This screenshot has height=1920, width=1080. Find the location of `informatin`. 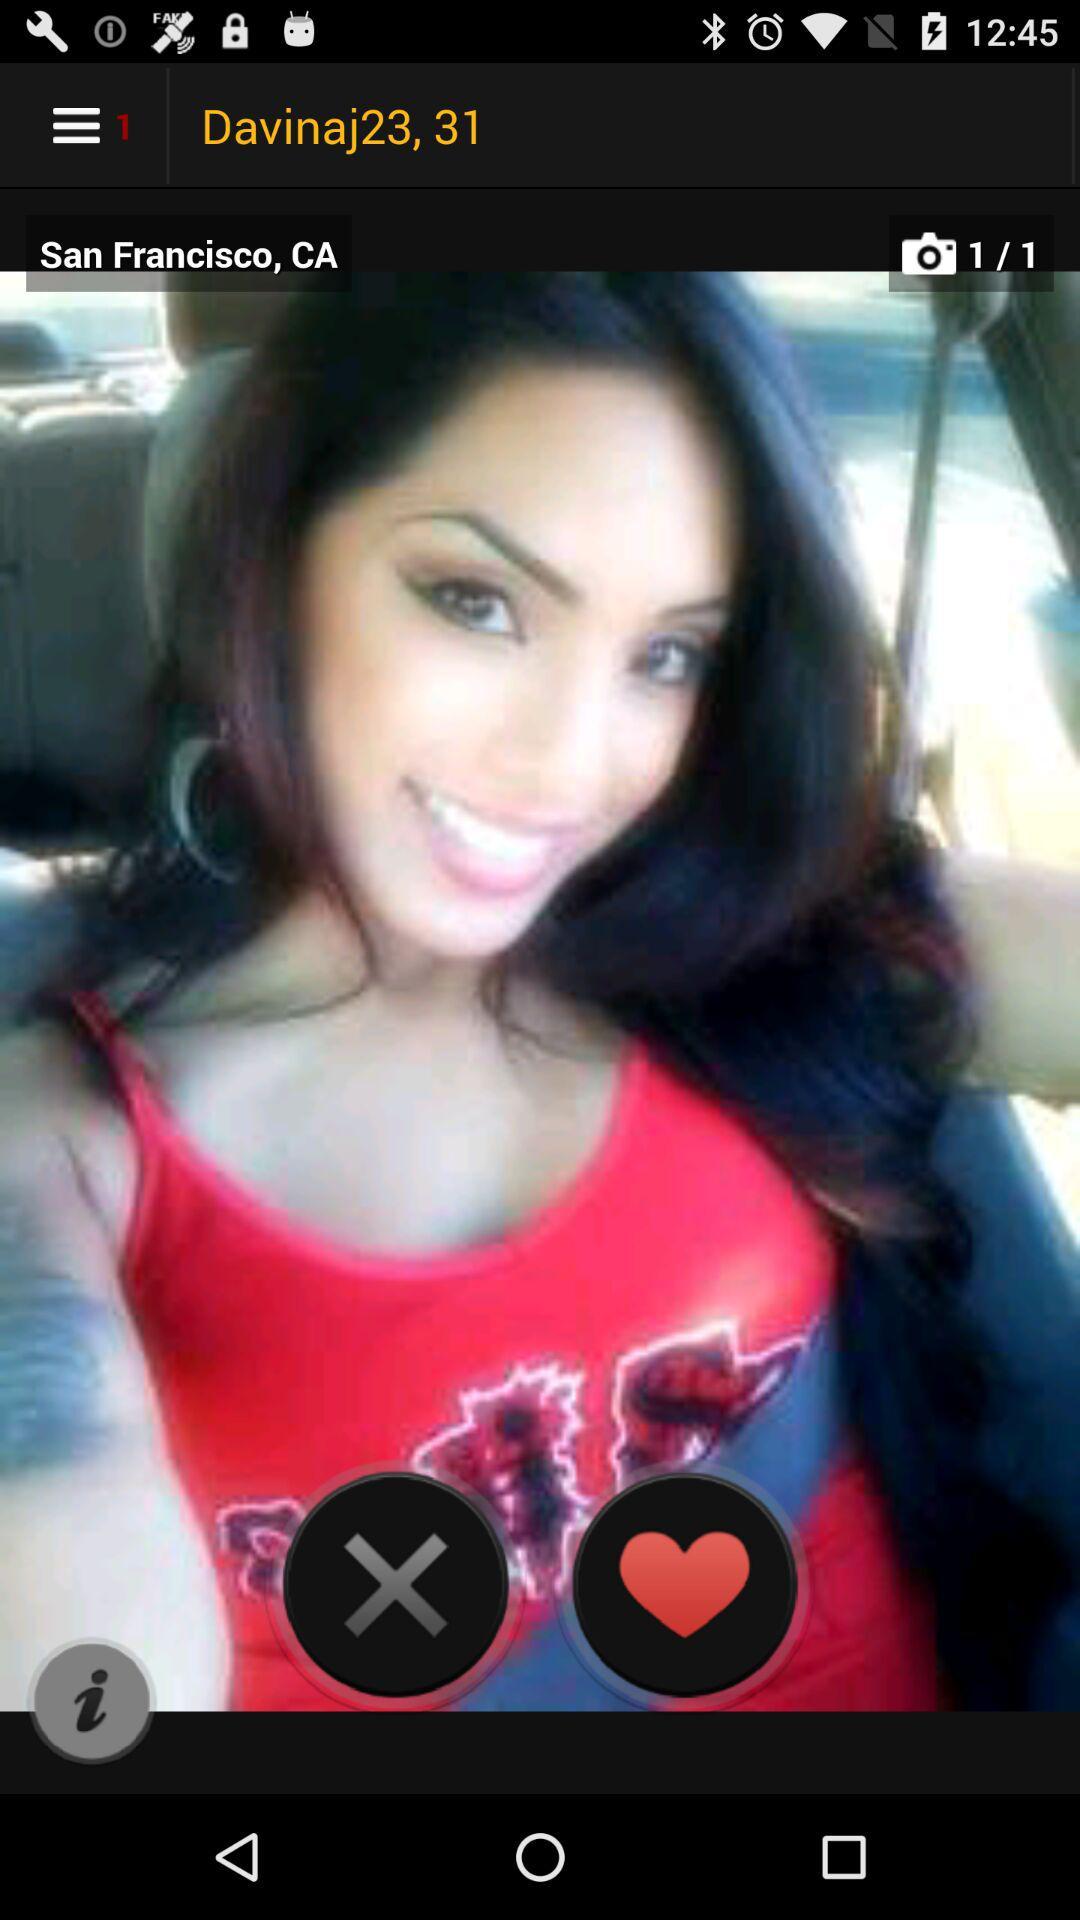

informatin is located at coordinates (91, 1701).